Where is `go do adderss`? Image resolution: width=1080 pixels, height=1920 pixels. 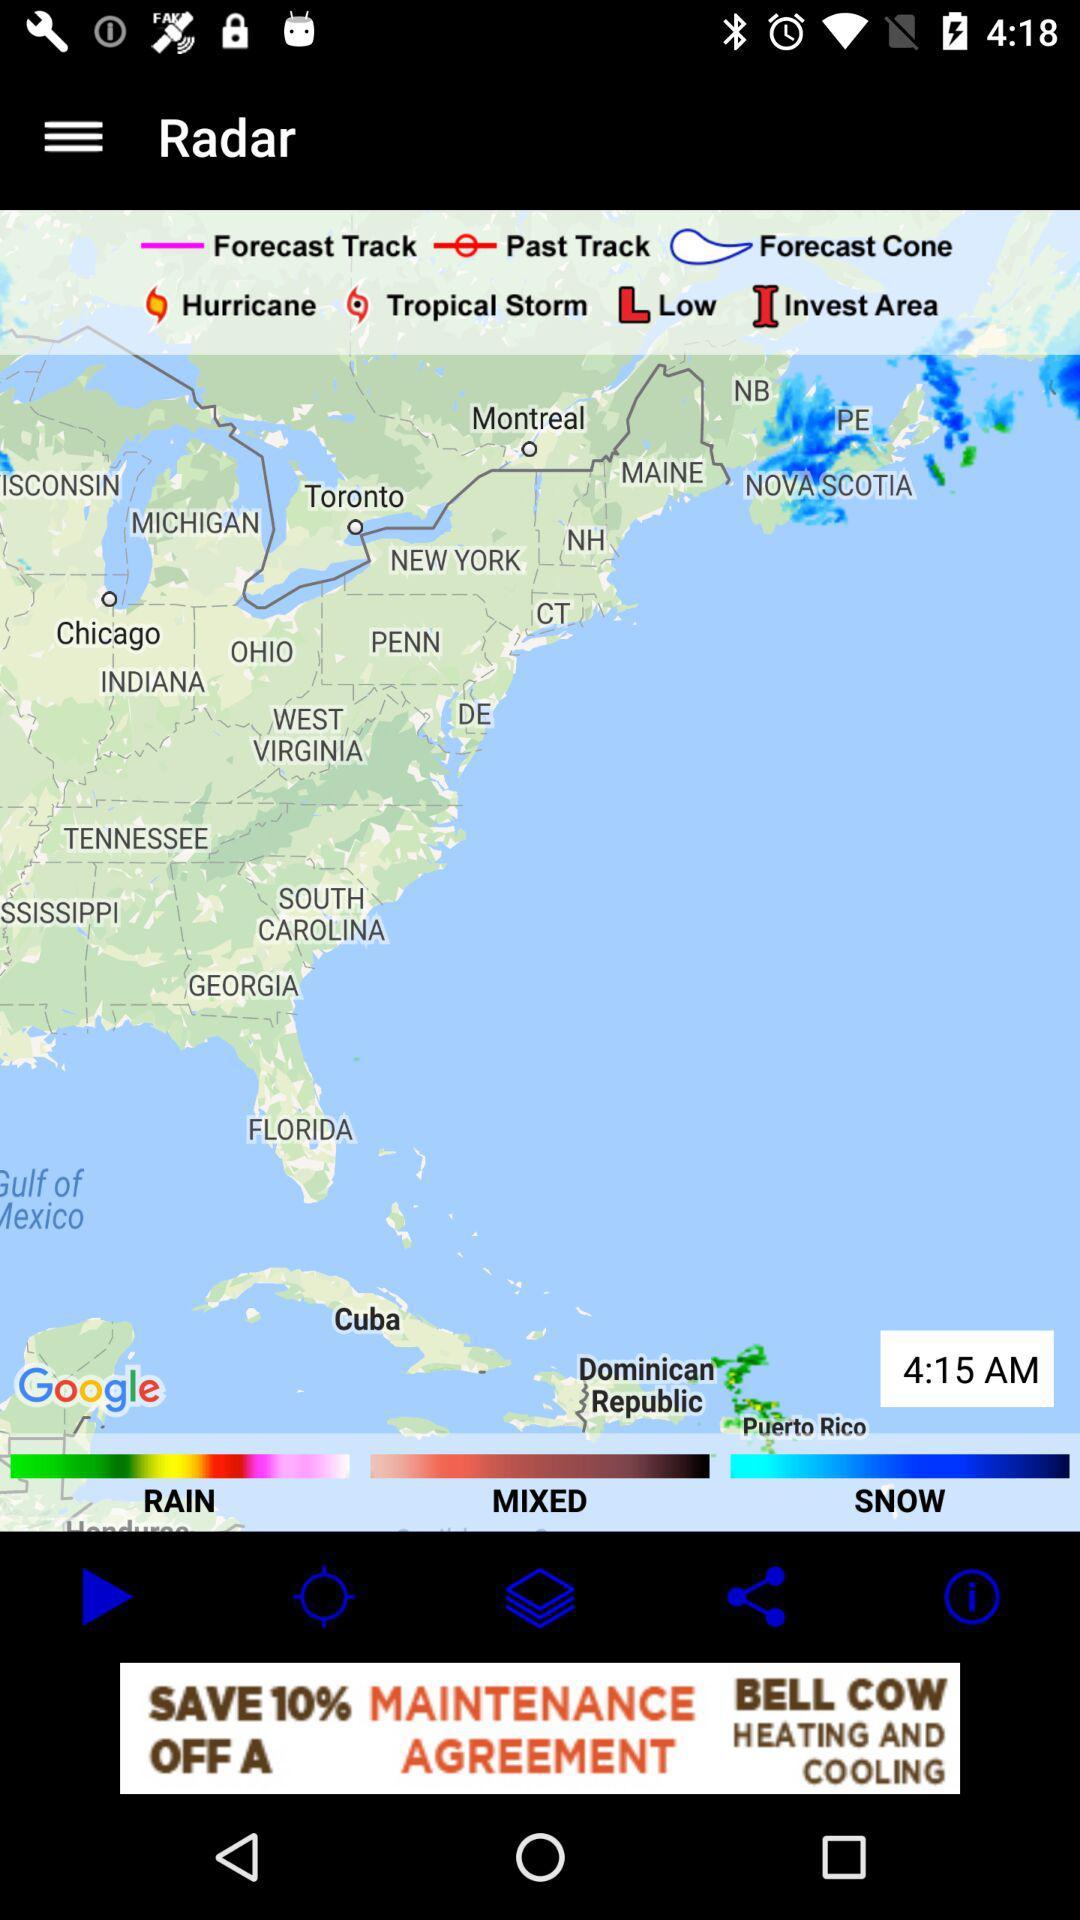
go do adderss is located at coordinates (72, 135).